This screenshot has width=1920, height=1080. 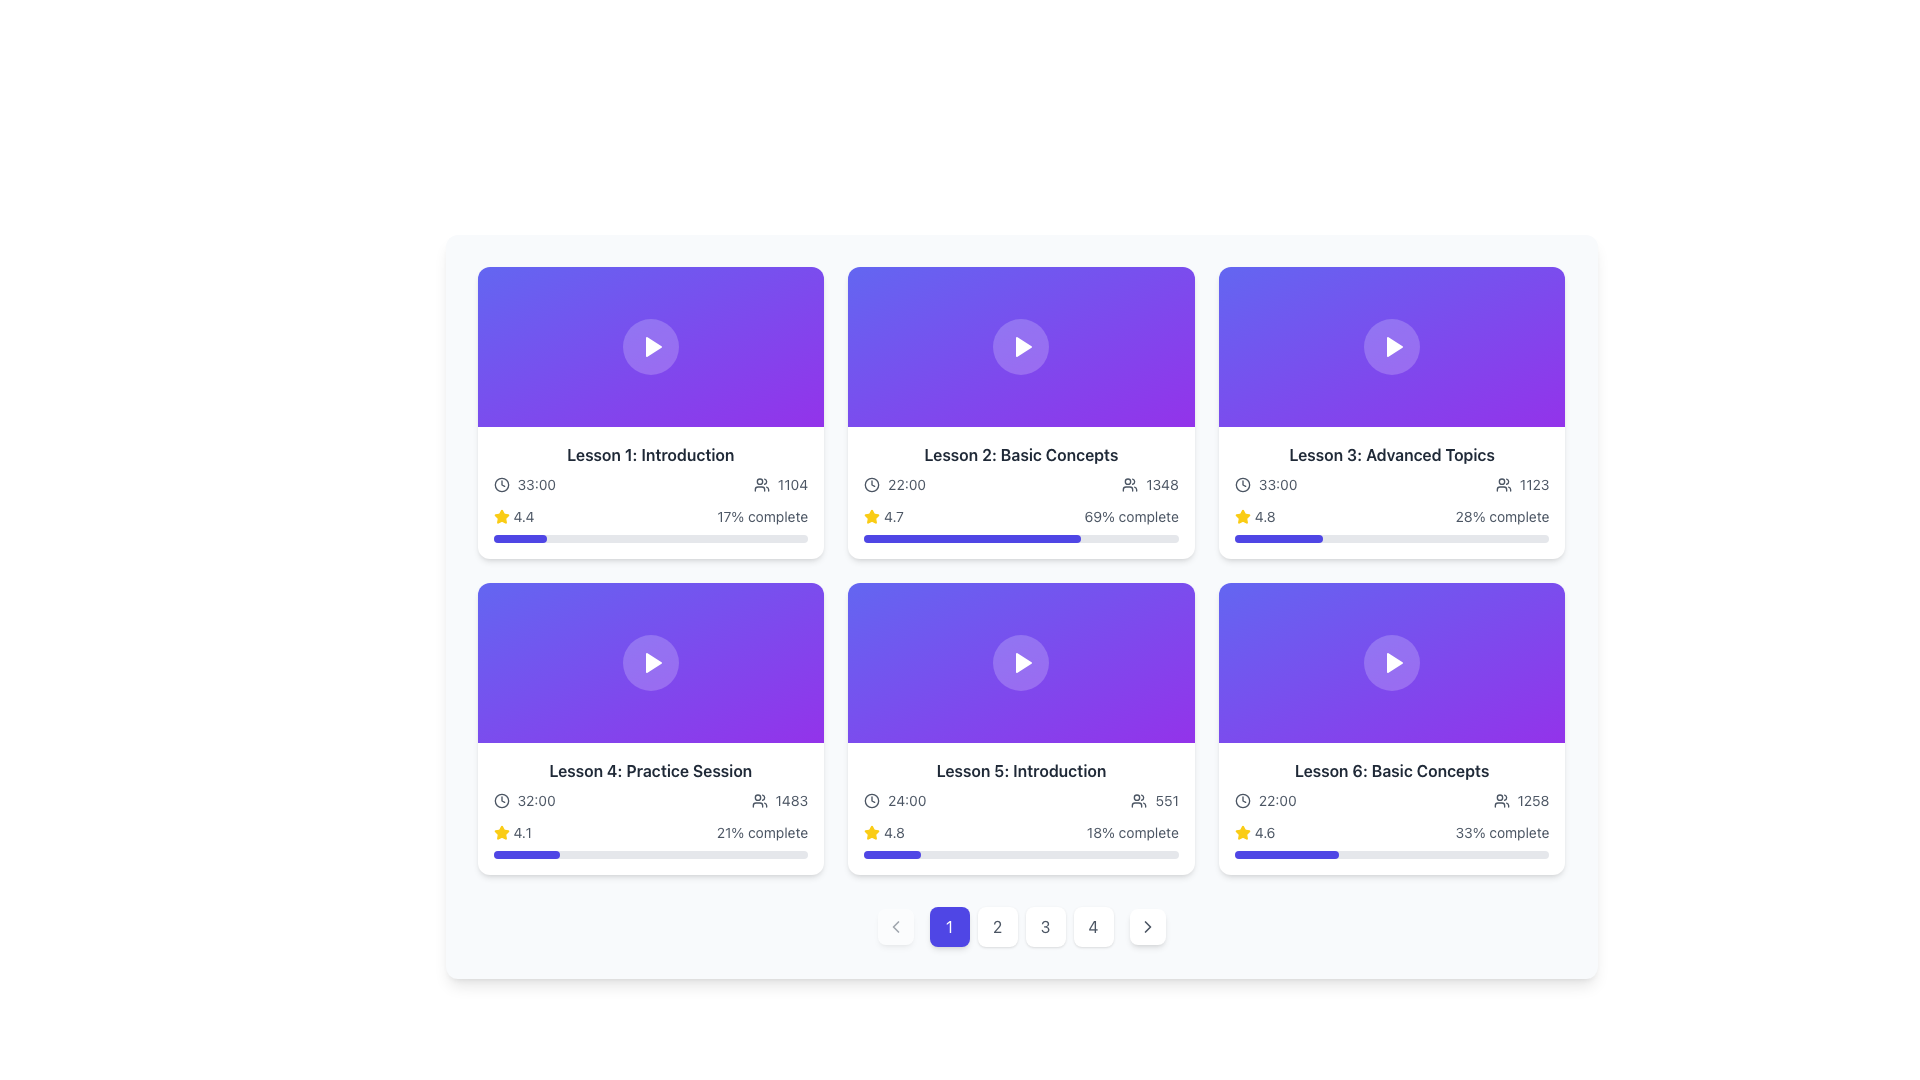 I want to click on the play button, which is a circular button with a white triangular play icon located in the center of a gradient-filled rectangle transitioning from indigo to purple, positioned in the third item of the second row of a grid layout, so click(x=1021, y=663).